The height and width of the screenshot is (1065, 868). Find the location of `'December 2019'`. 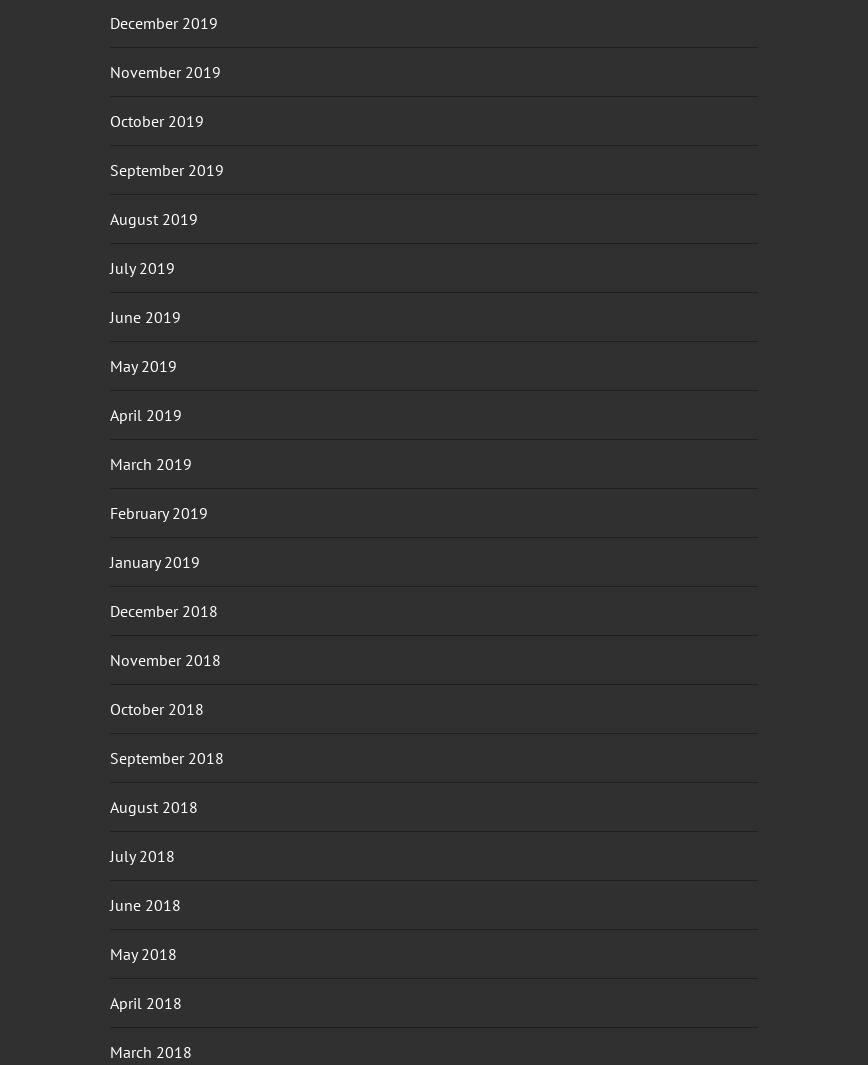

'December 2019' is located at coordinates (163, 21).